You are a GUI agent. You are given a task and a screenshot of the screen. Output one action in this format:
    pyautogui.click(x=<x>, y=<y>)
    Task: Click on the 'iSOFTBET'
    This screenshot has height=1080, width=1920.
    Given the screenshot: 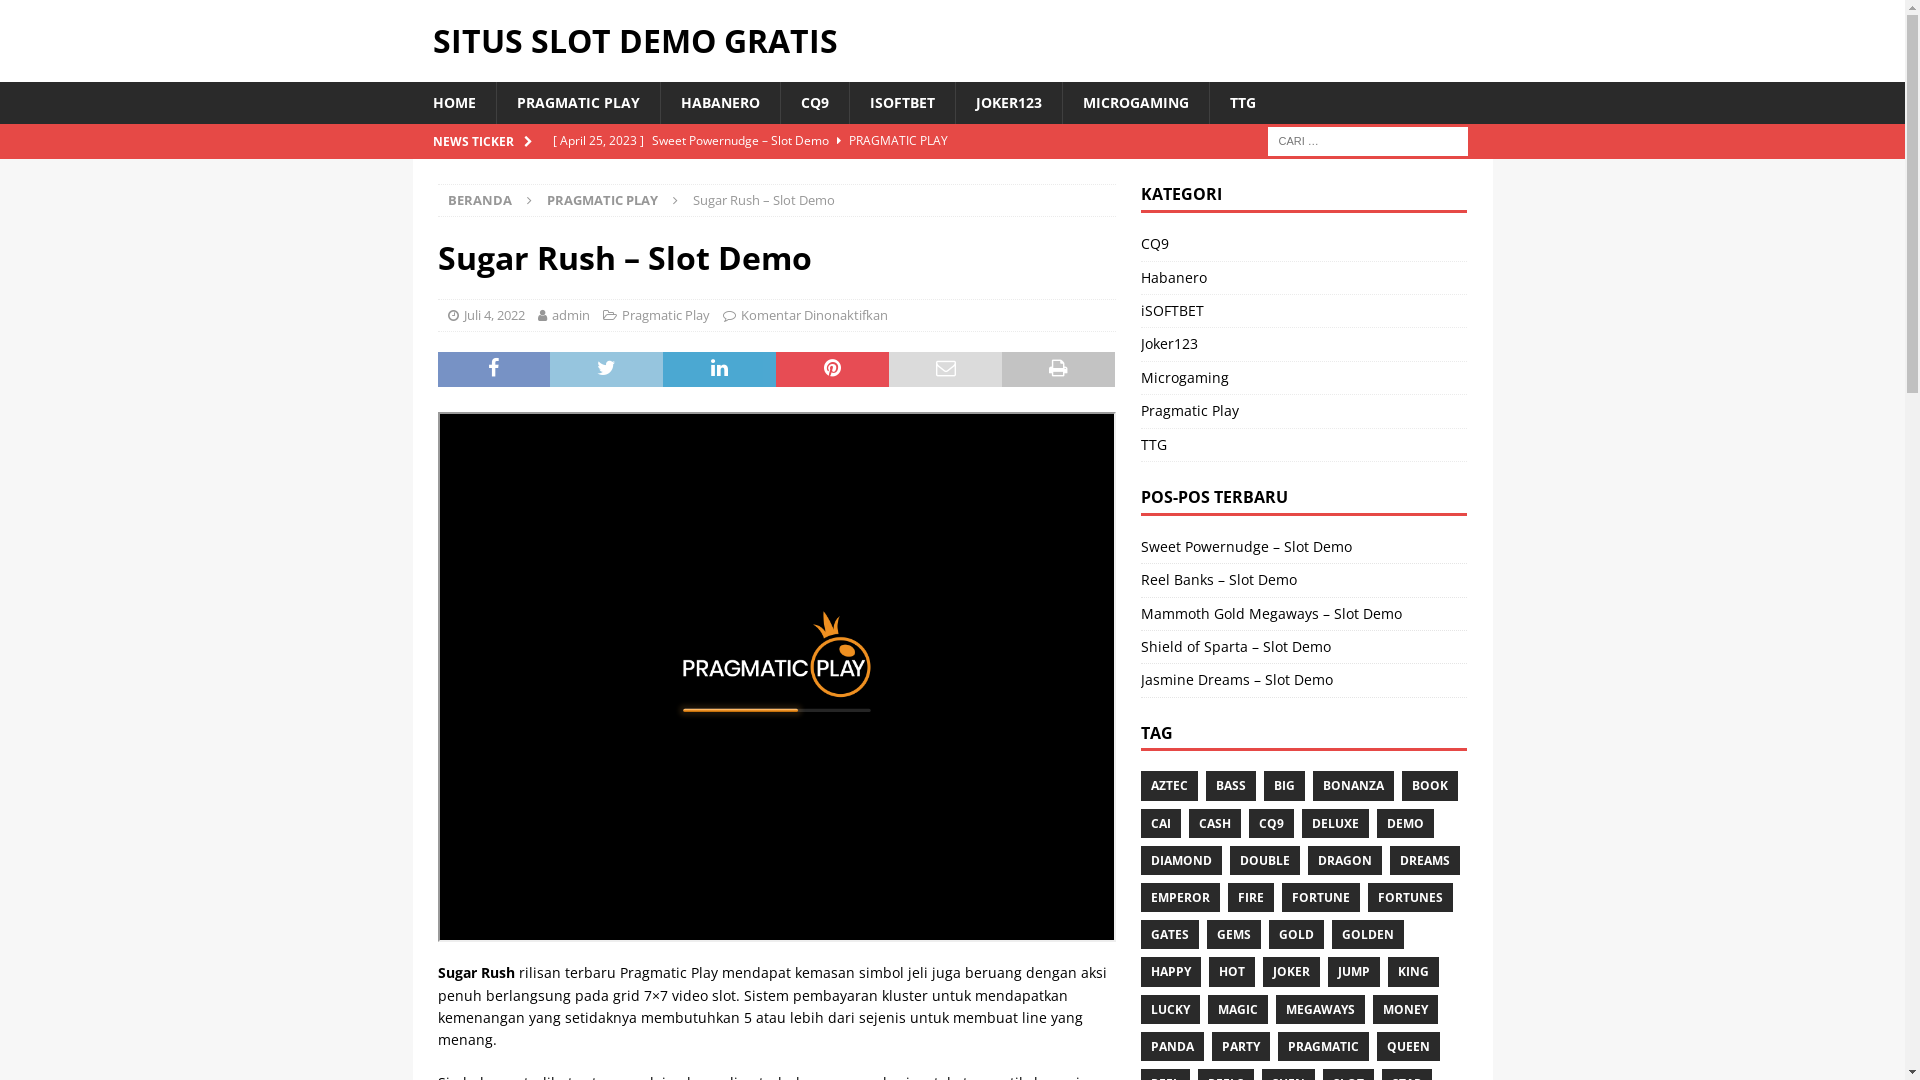 What is the action you would take?
    pyautogui.click(x=1304, y=311)
    